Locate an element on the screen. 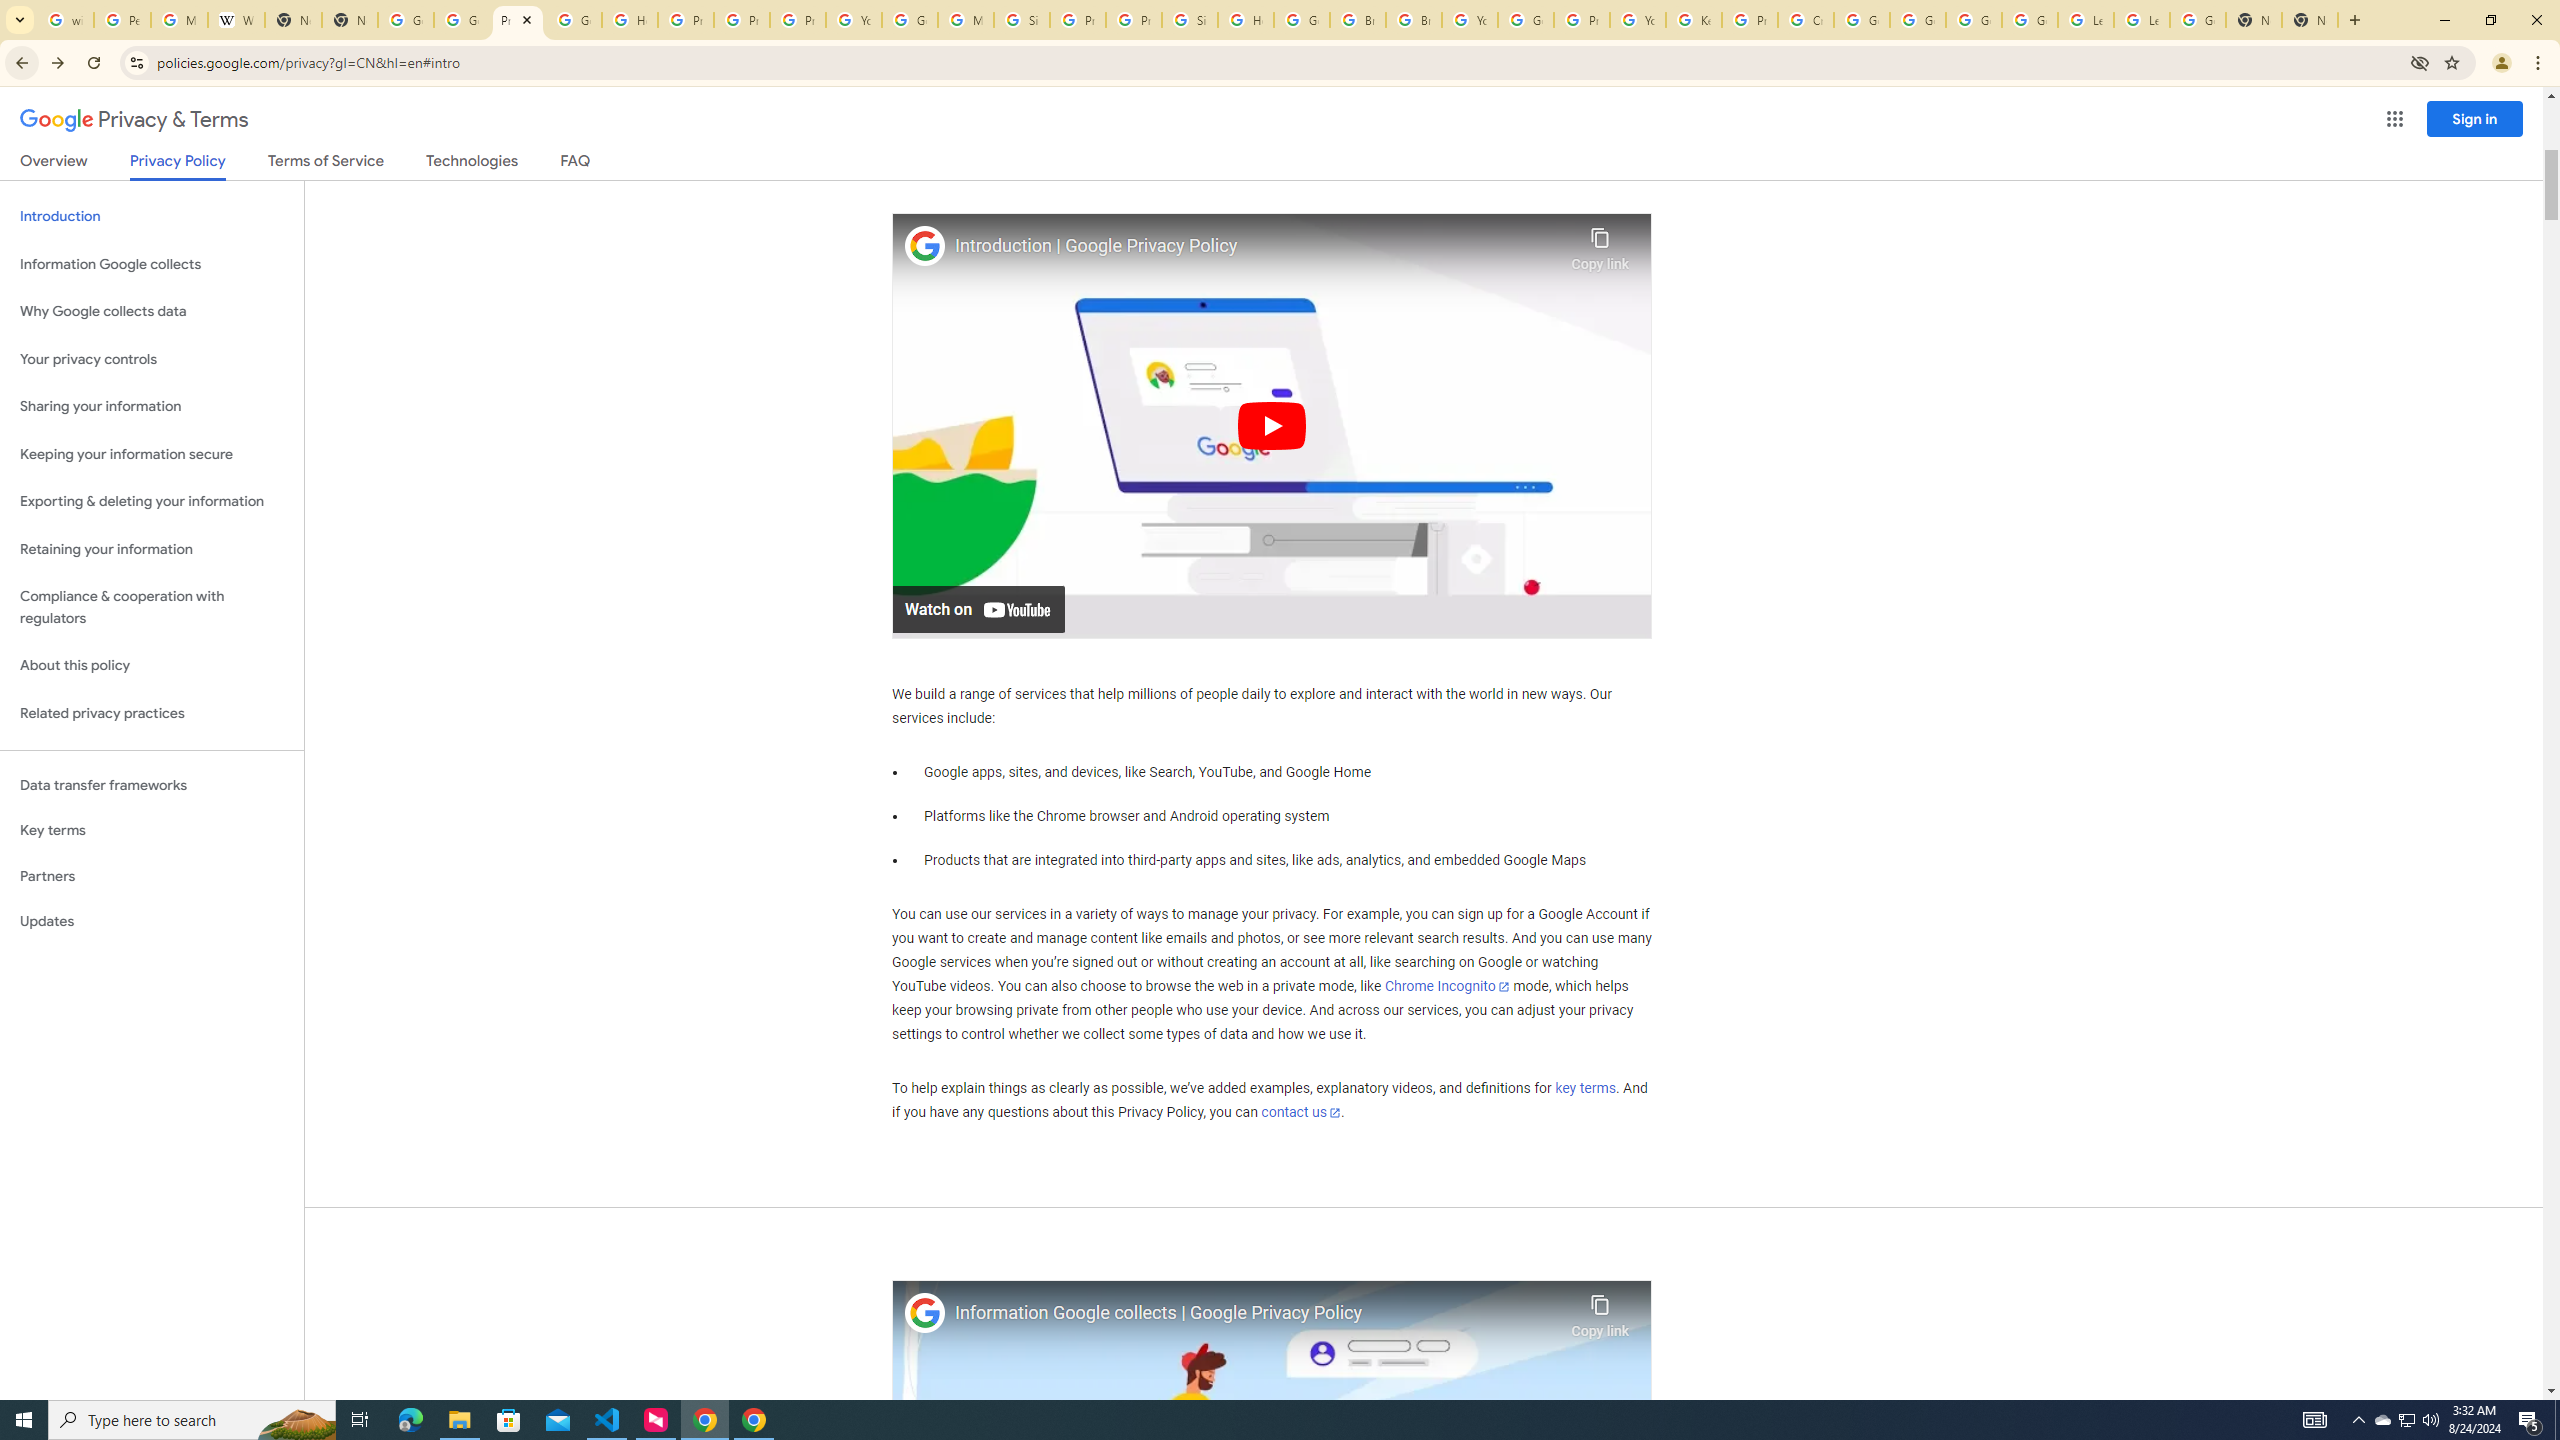 This screenshot has width=2560, height=1440. 'Partners' is located at coordinates (151, 876).